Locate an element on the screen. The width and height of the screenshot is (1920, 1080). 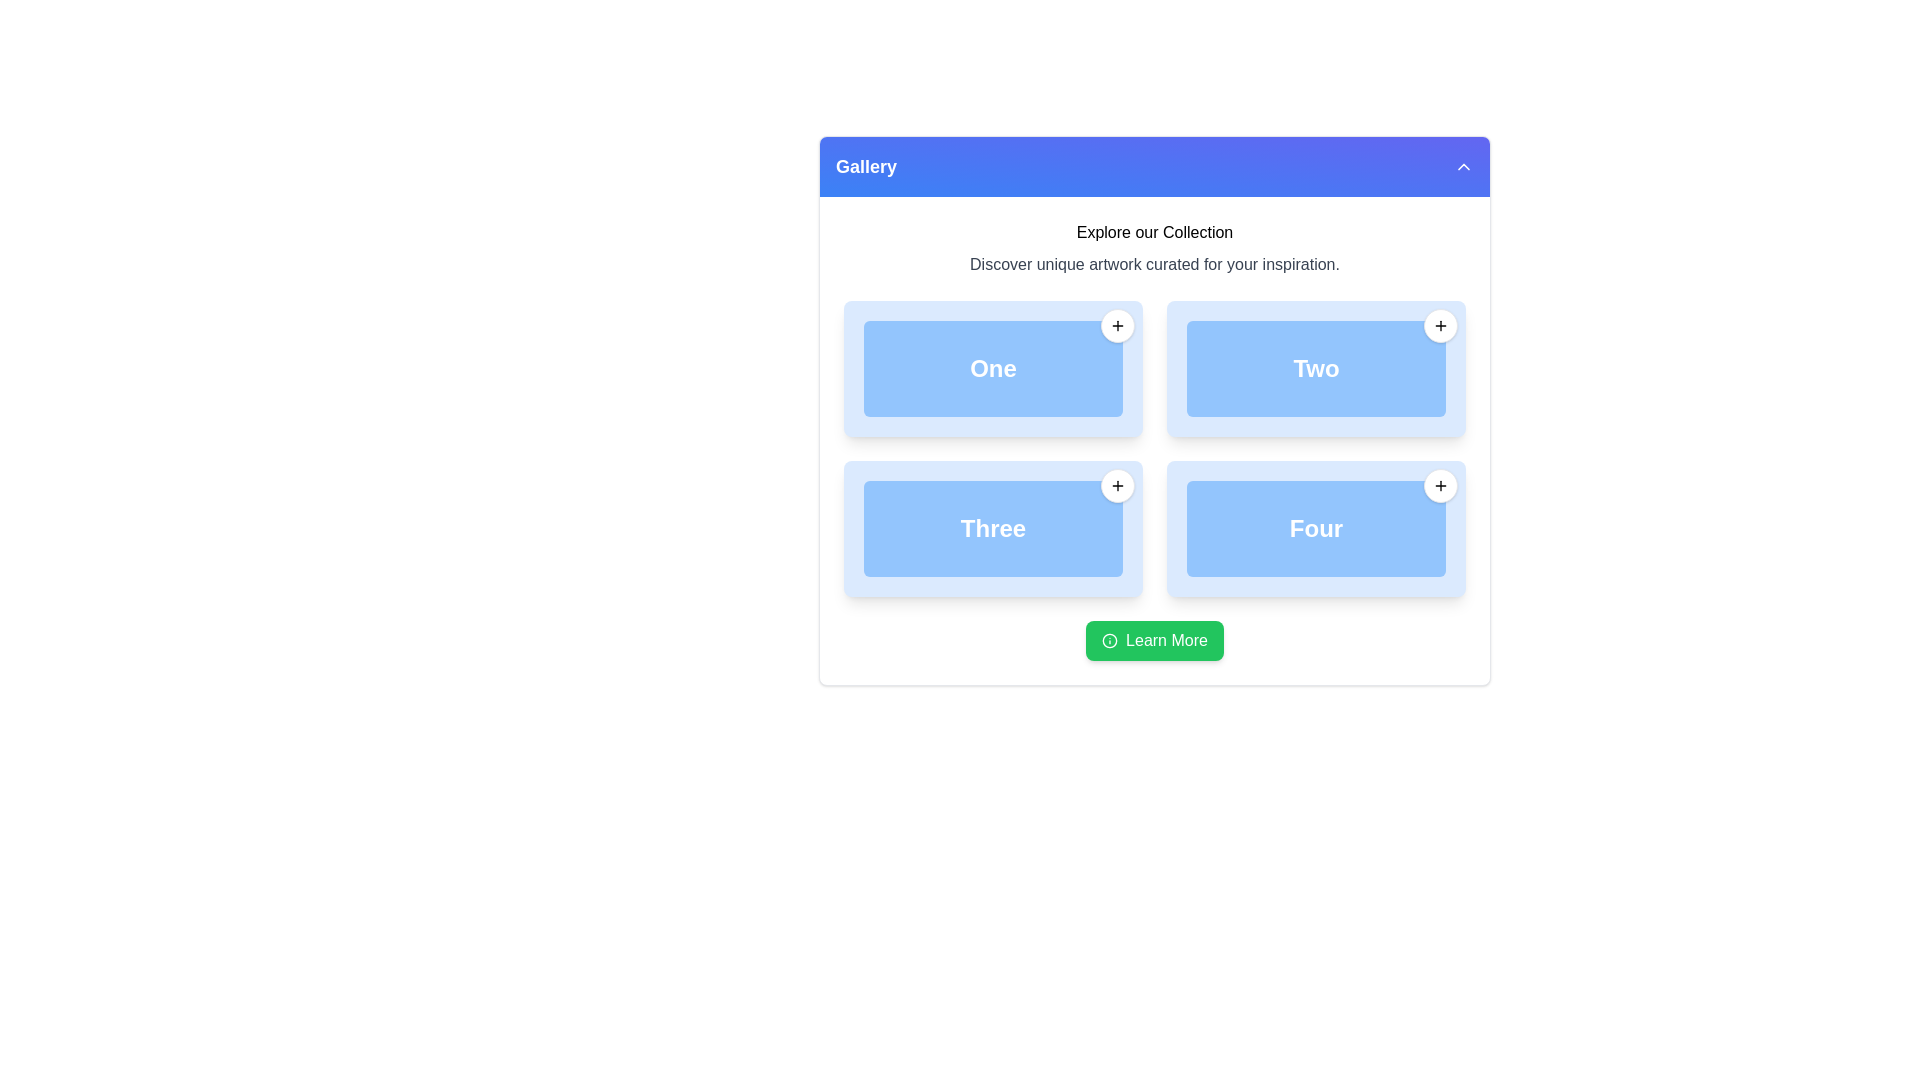
the '+' button located at the top-right corner of the card labeled 'Two' is located at coordinates (1440, 325).